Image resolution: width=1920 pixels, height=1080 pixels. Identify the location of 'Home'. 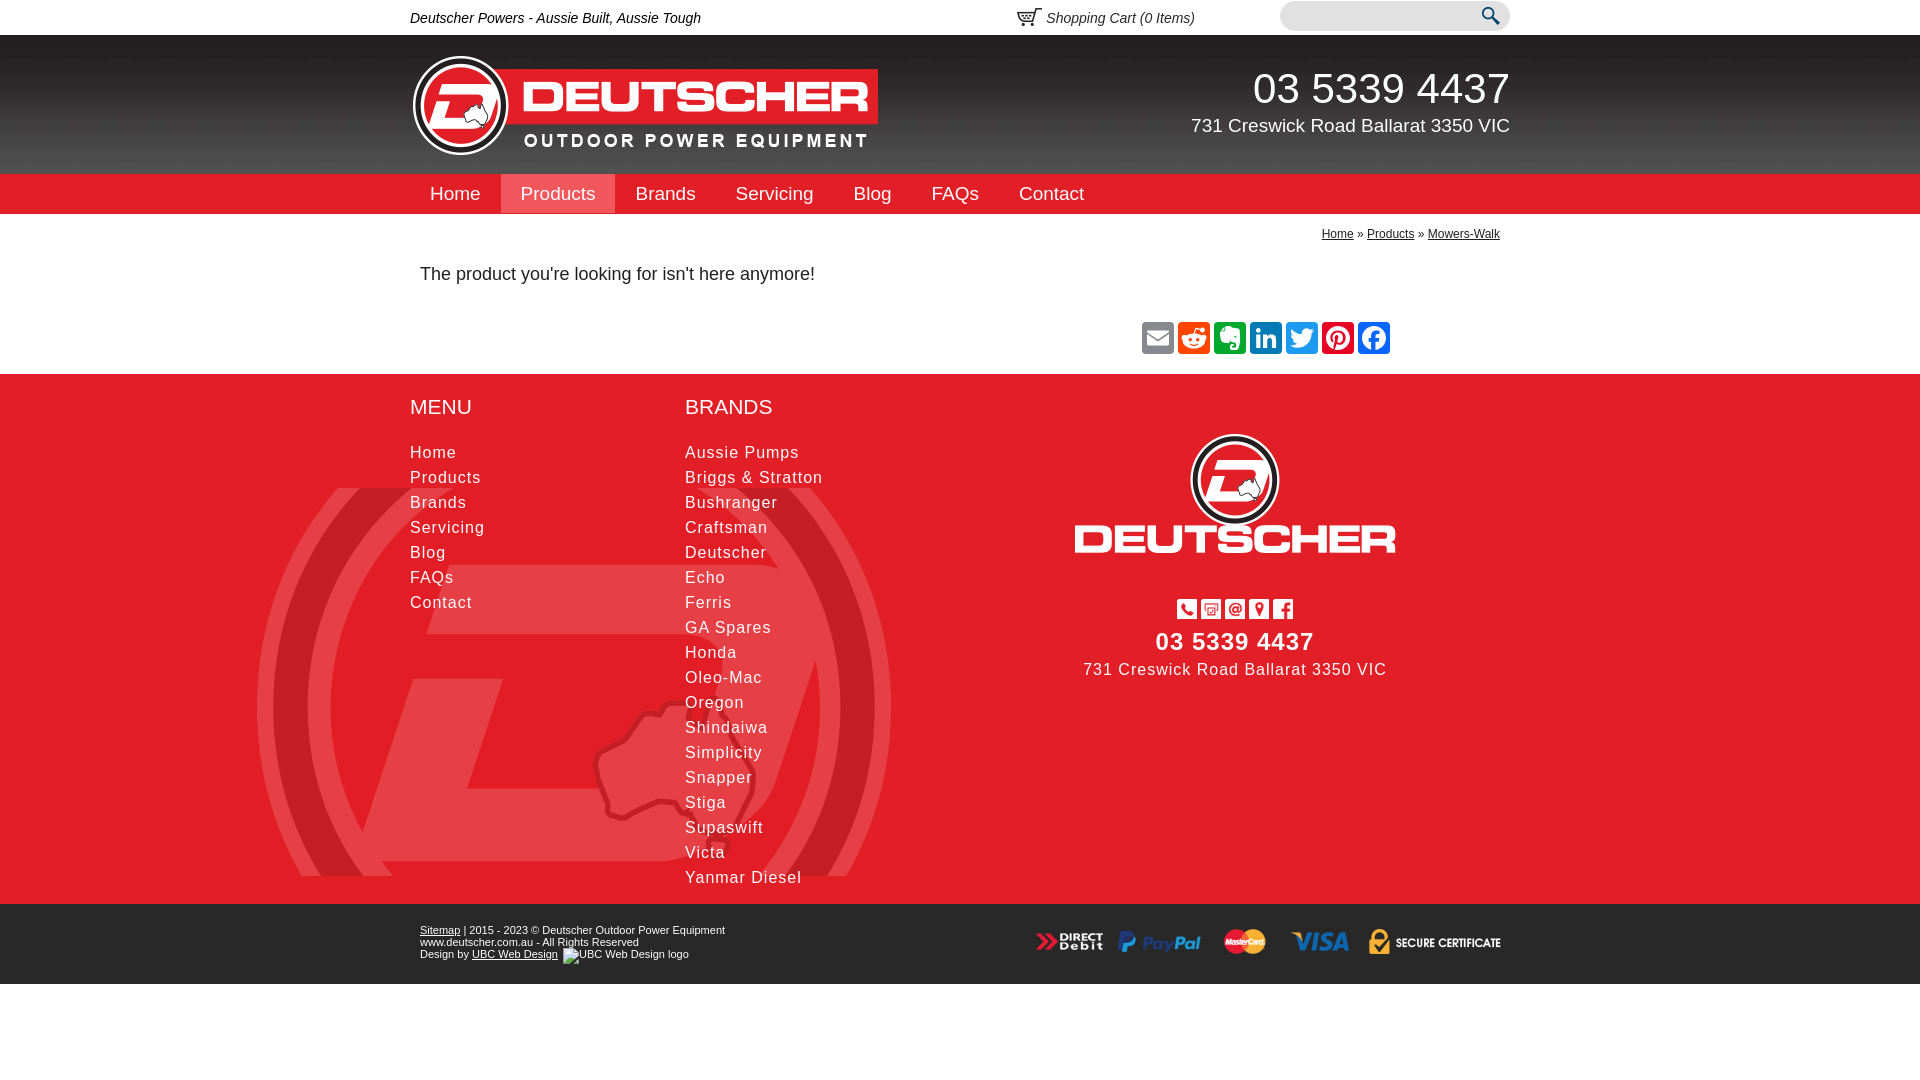
(454, 193).